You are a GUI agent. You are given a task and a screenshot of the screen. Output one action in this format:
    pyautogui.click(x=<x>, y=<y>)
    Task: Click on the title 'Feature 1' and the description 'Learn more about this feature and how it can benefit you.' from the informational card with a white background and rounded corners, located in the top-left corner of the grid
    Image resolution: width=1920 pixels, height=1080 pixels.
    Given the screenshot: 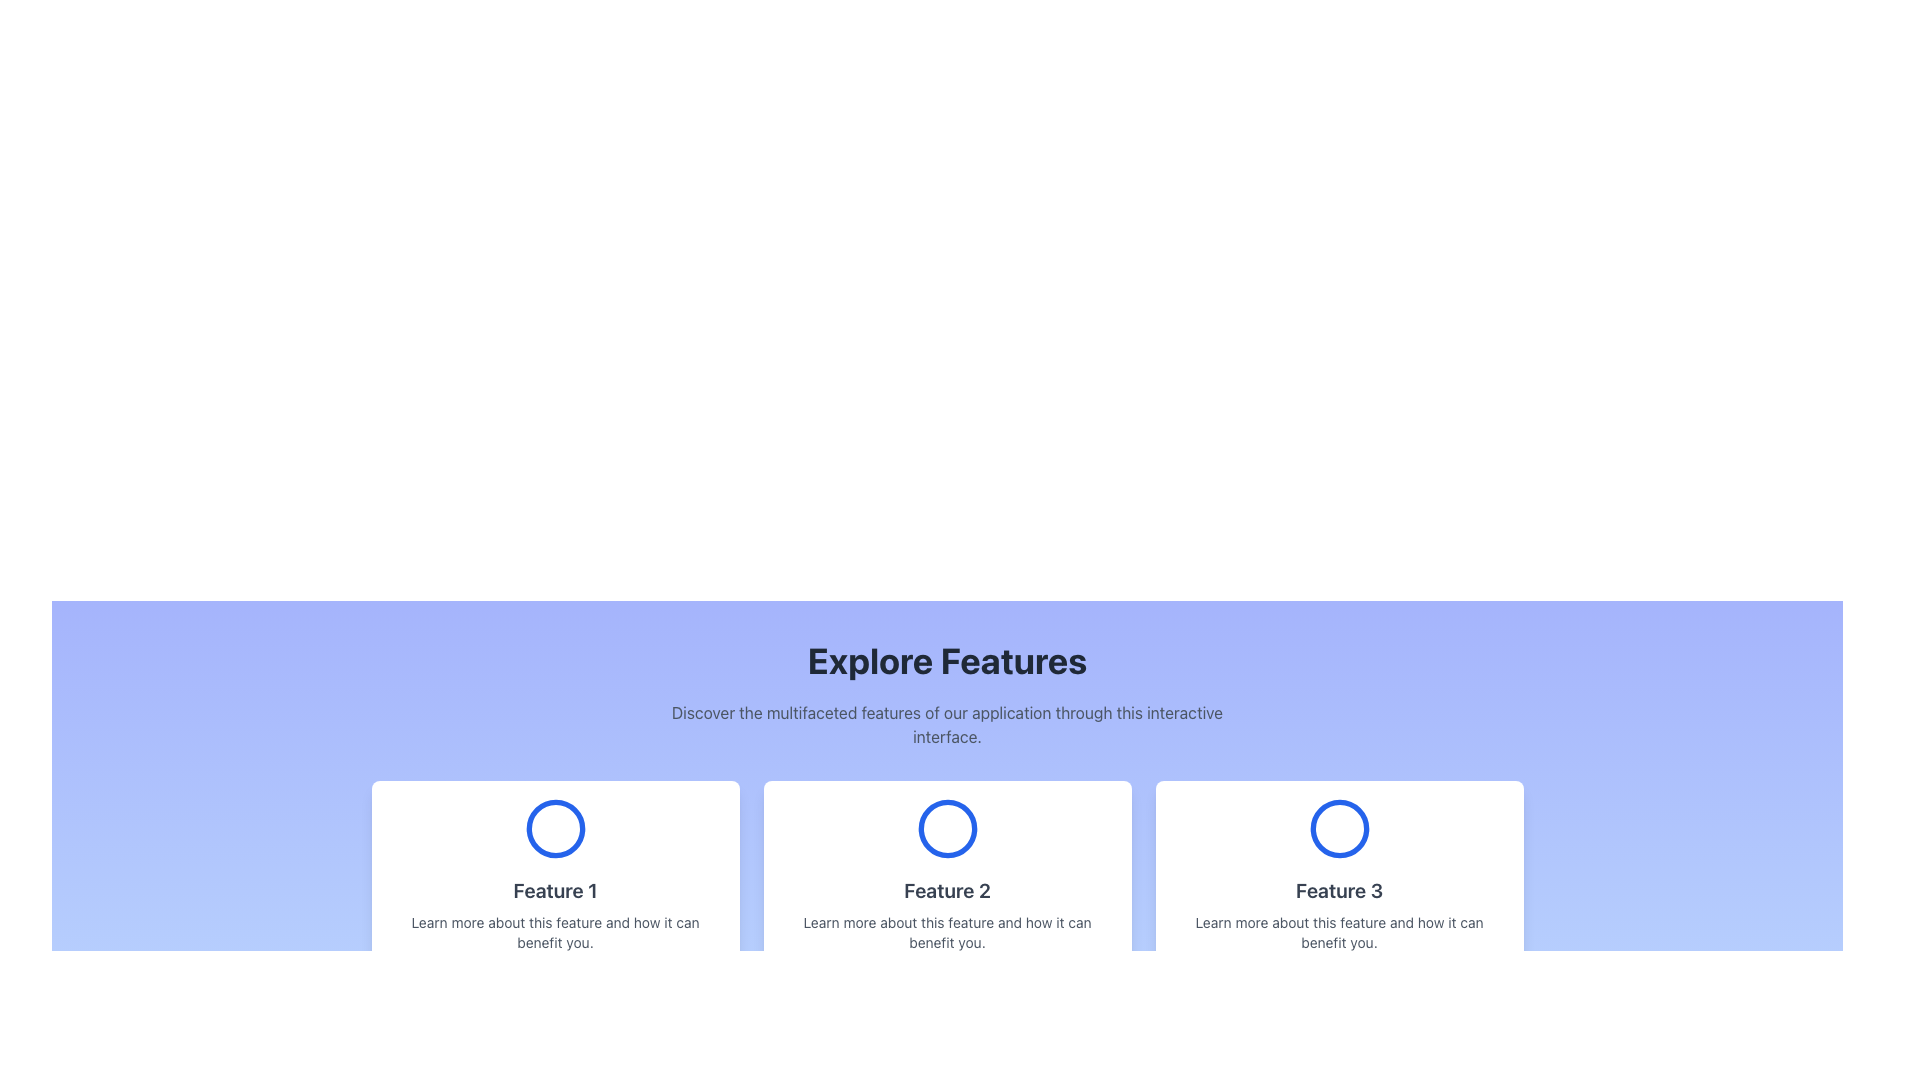 What is the action you would take?
    pyautogui.click(x=555, y=893)
    